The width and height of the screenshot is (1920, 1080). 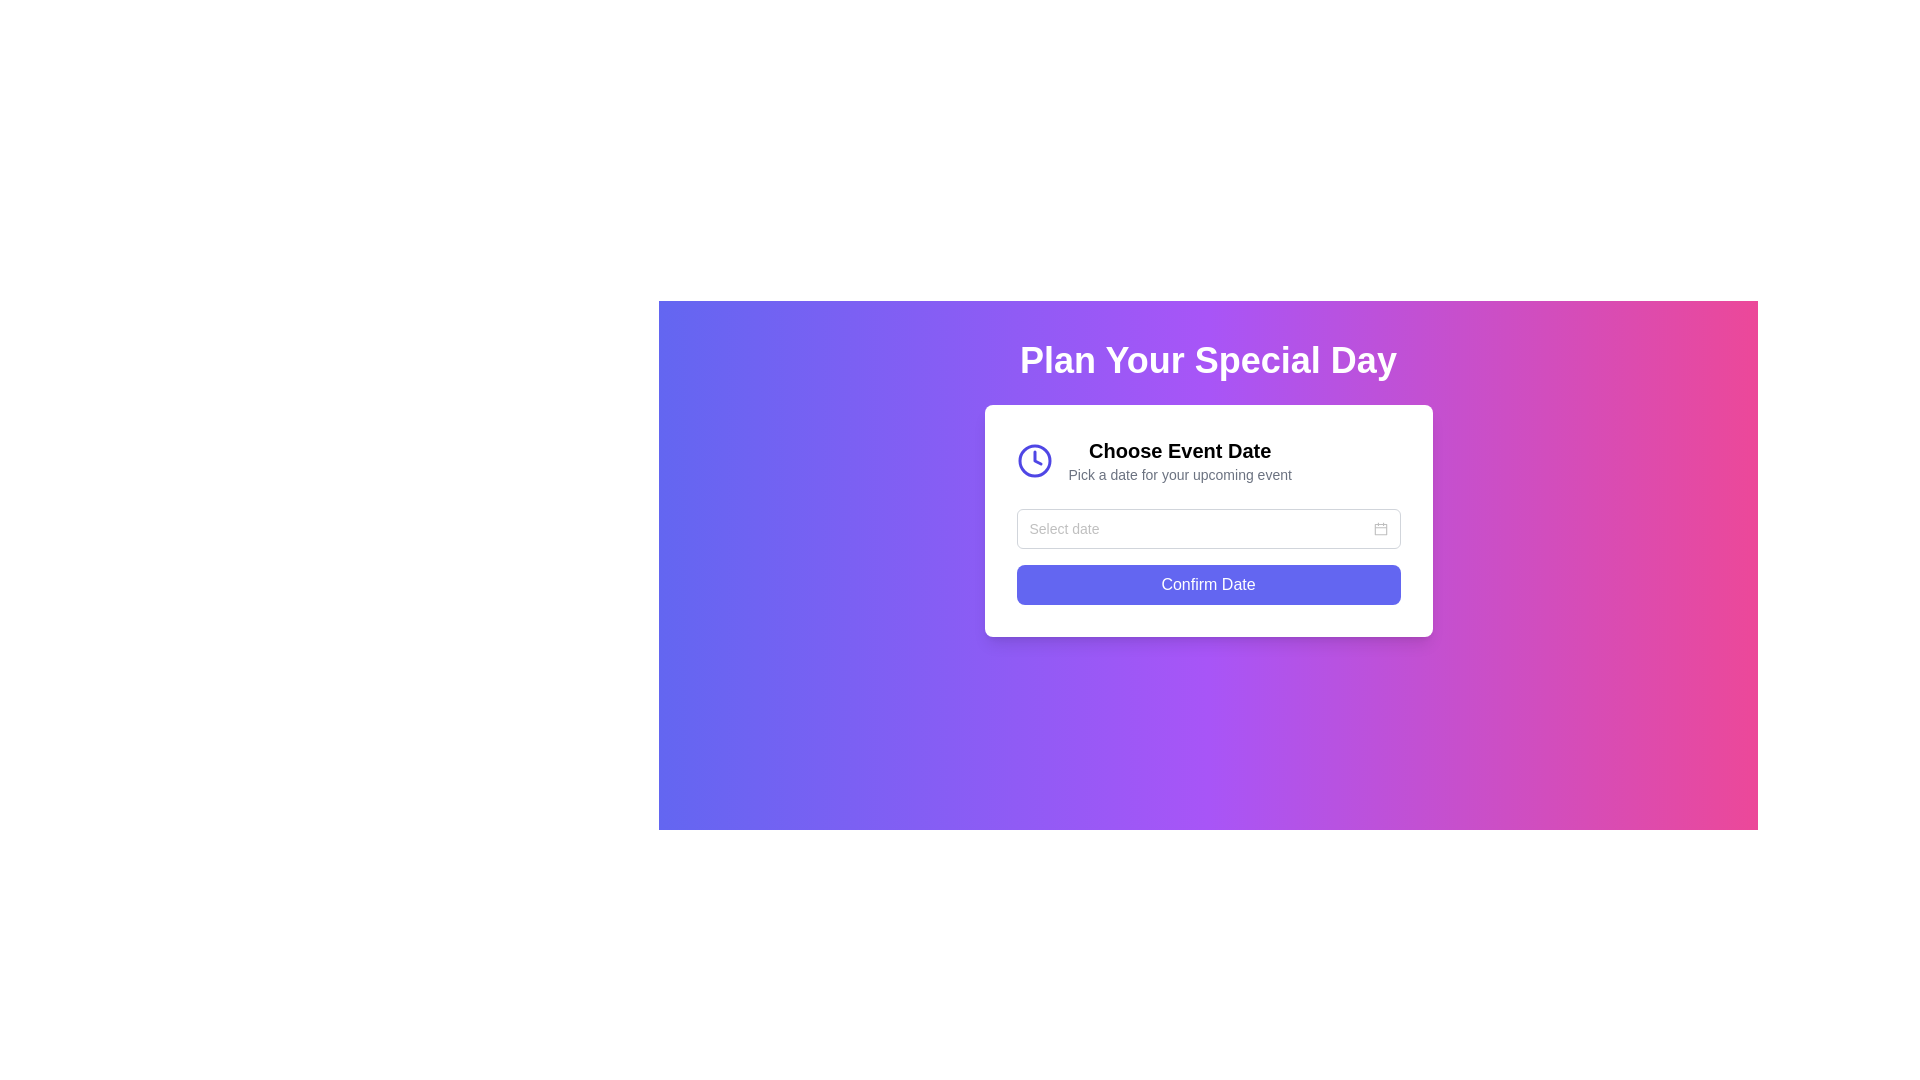 I want to click on the confirmation button located below the 'Select date' input field within the modal card to confirm the selected date and proceed to the next step, so click(x=1207, y=585).